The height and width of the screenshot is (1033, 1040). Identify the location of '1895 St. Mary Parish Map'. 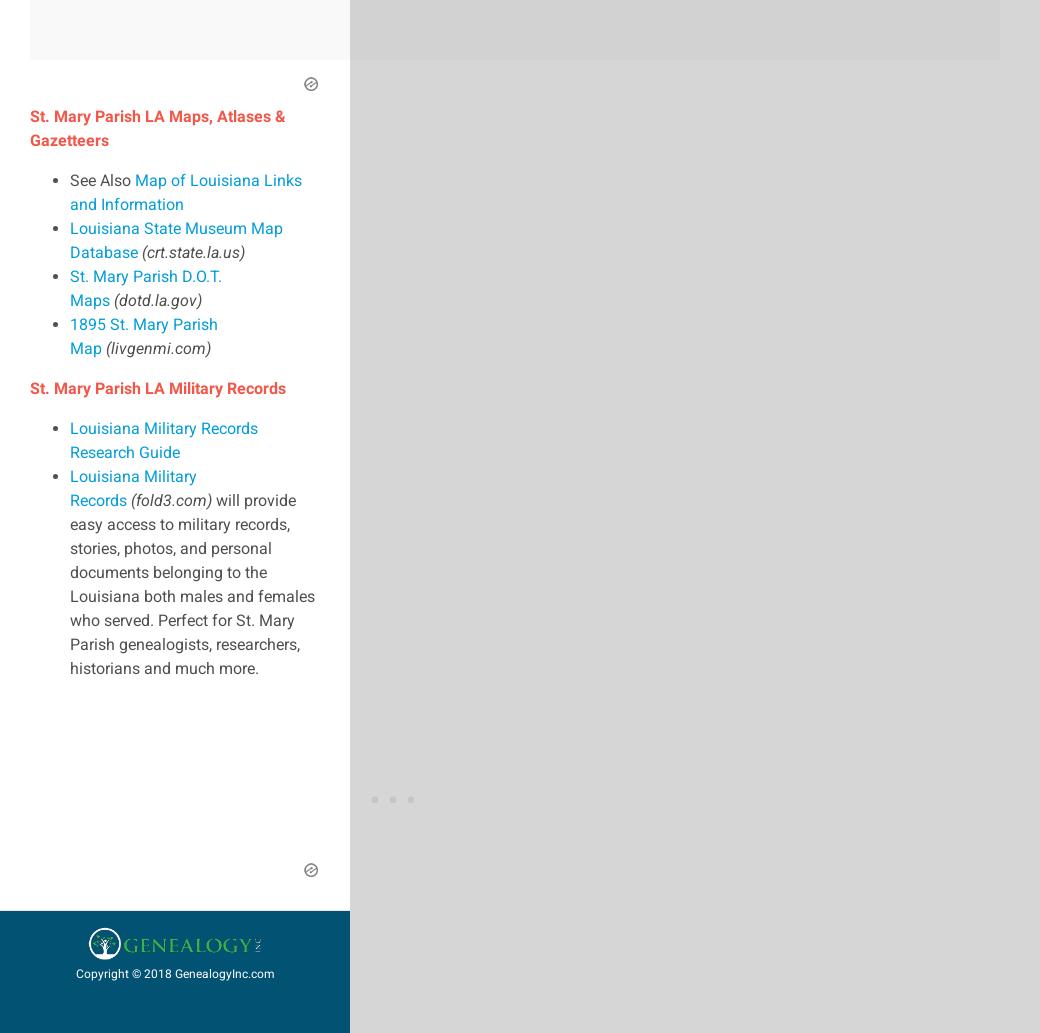
(144, 334).